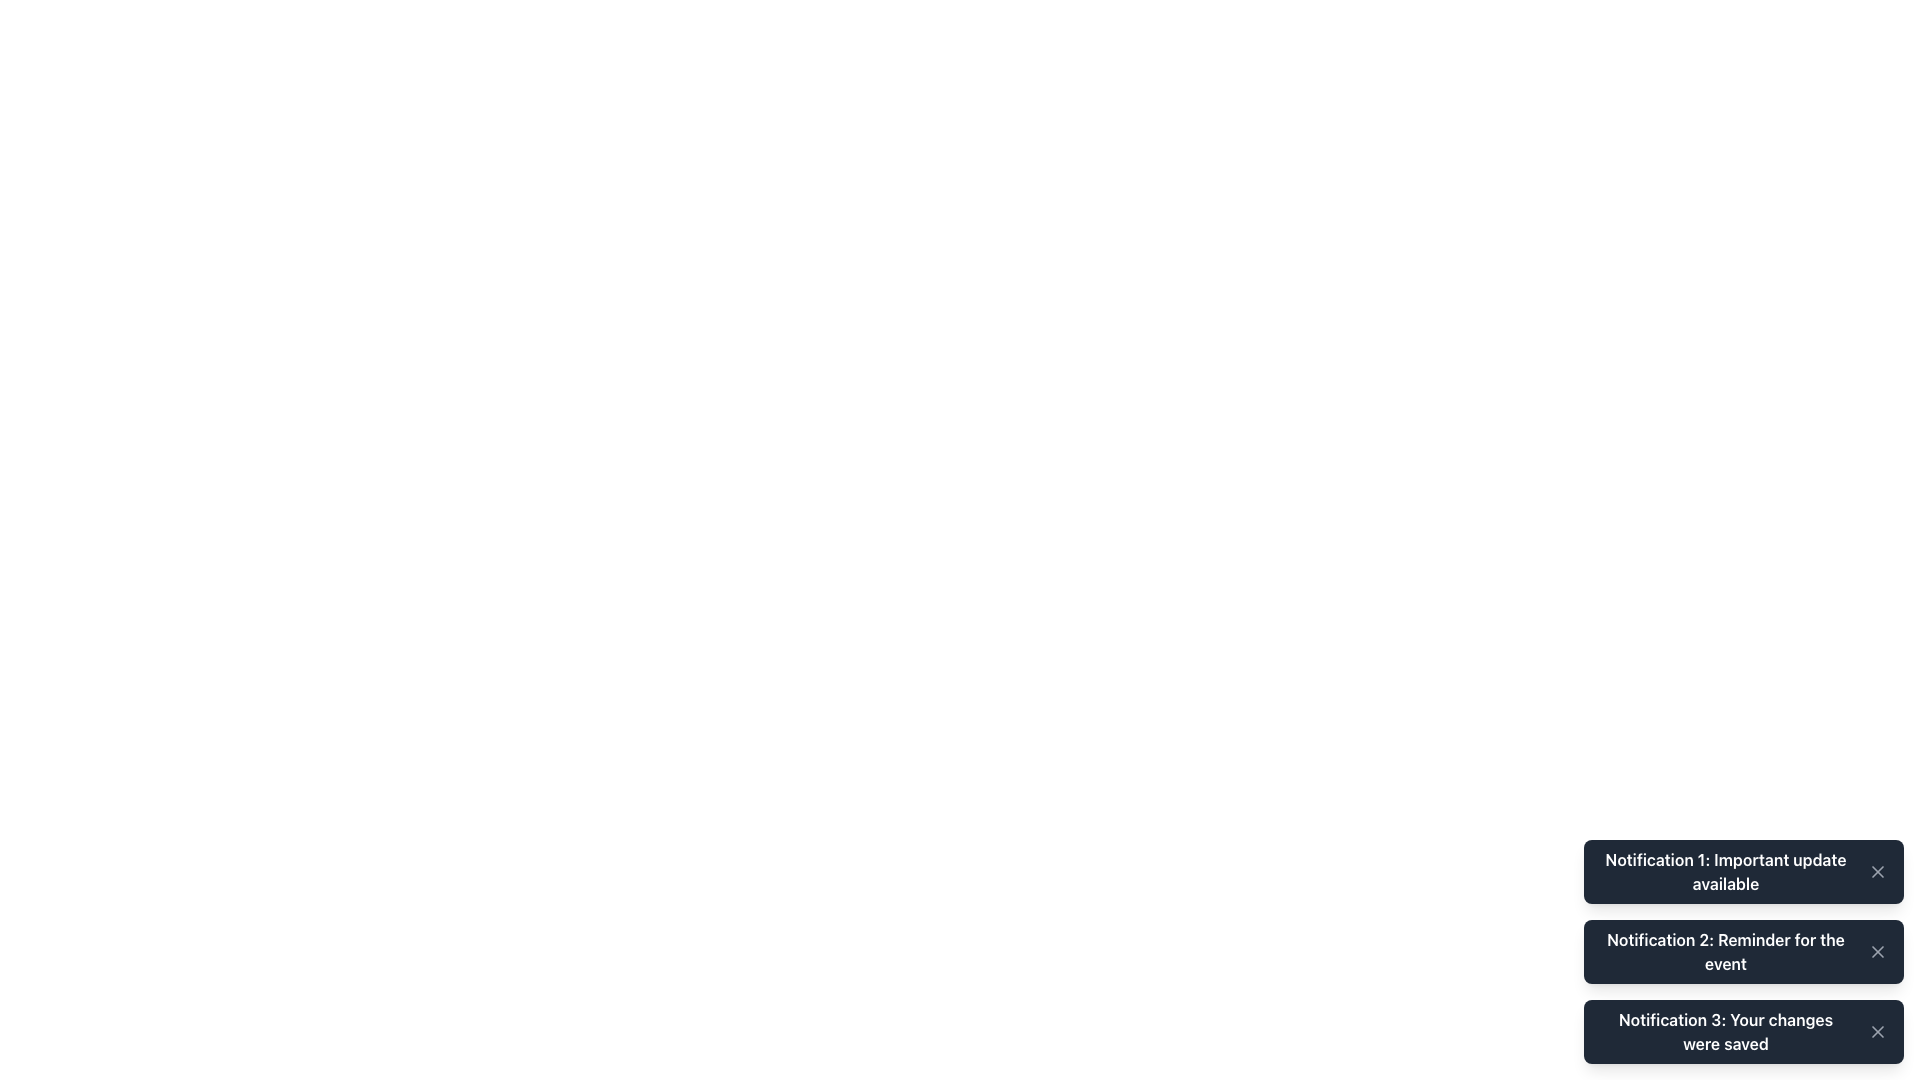 This screenshot has width=1920, height=1080. What do you see at coordinates (1876, 870) in the screenshot?
I see `the small circular button with an 'X' icon located at the upper-right corner of the notification card labeled 'Notification 1: Important update available'` at bounding box center [1876, 870].